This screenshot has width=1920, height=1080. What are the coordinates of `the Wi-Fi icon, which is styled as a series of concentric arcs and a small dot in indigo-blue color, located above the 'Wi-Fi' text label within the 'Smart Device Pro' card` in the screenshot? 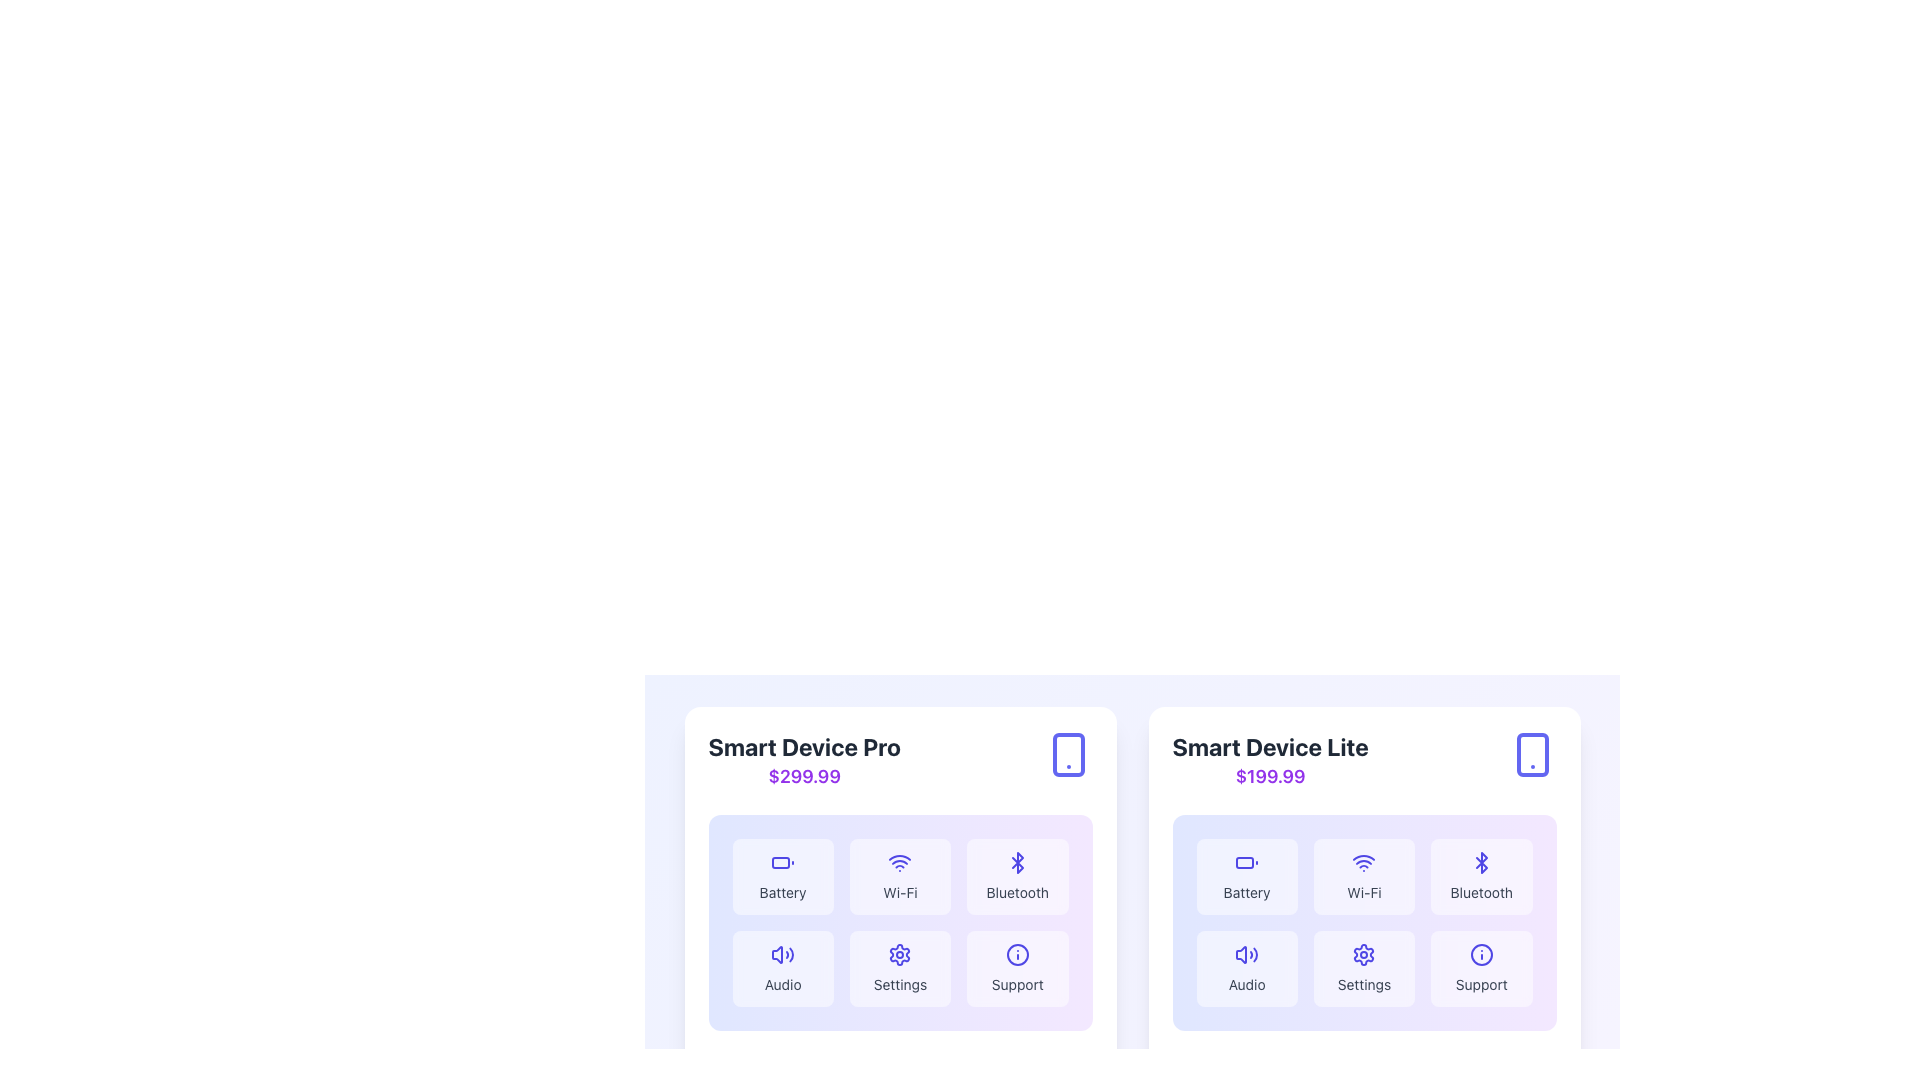 It's located at (899, 862).